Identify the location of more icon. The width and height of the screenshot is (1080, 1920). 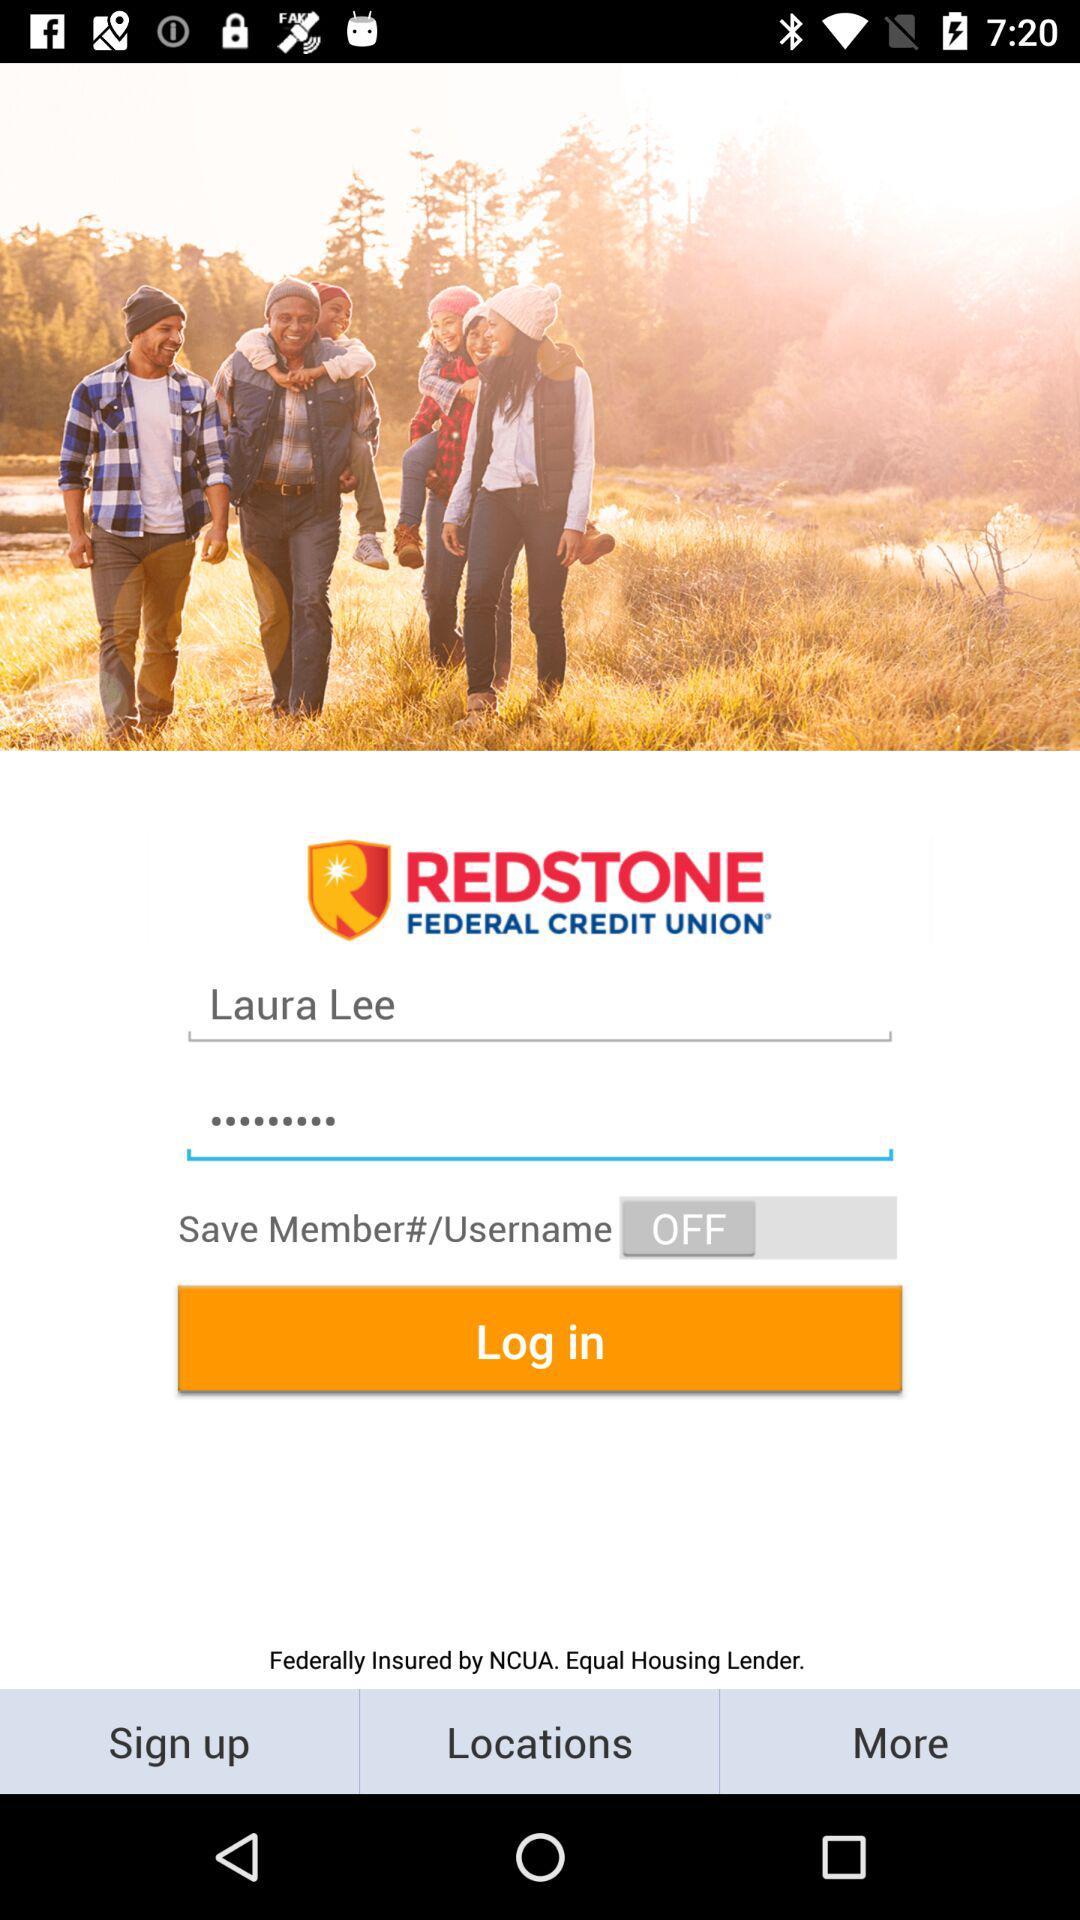
(898, 1740).